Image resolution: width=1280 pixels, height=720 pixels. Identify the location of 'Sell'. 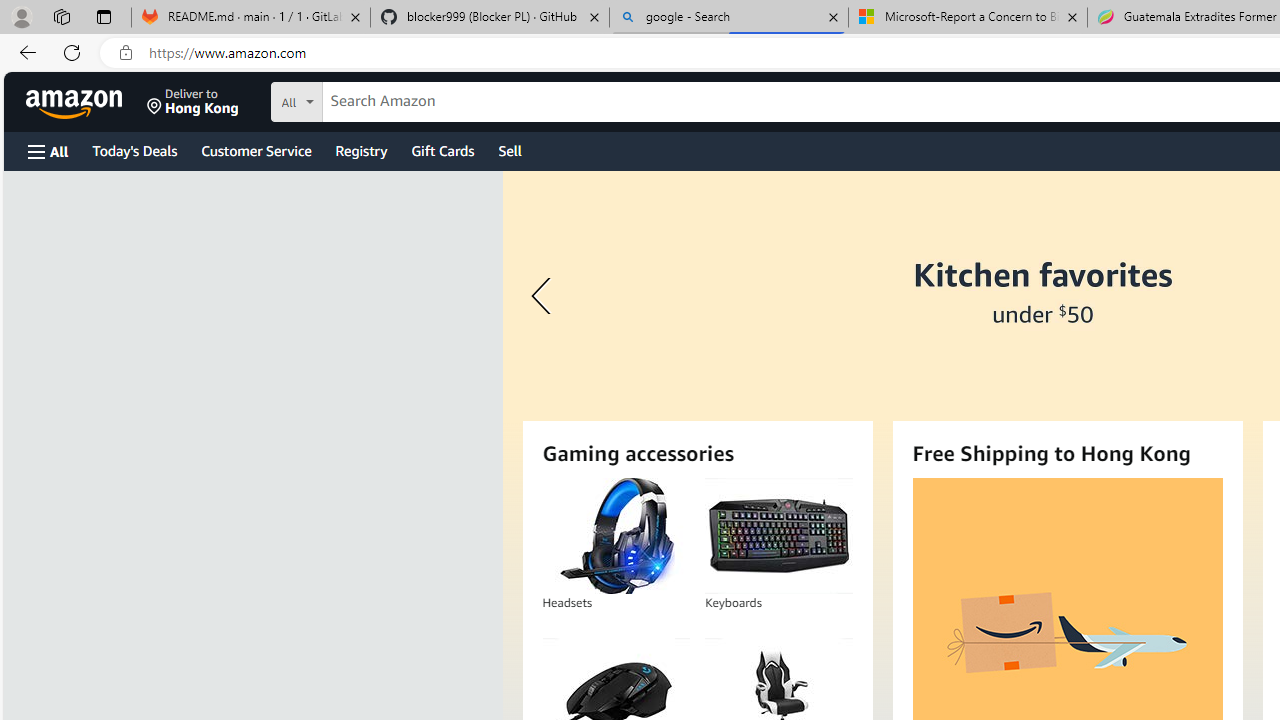
(510, 149).